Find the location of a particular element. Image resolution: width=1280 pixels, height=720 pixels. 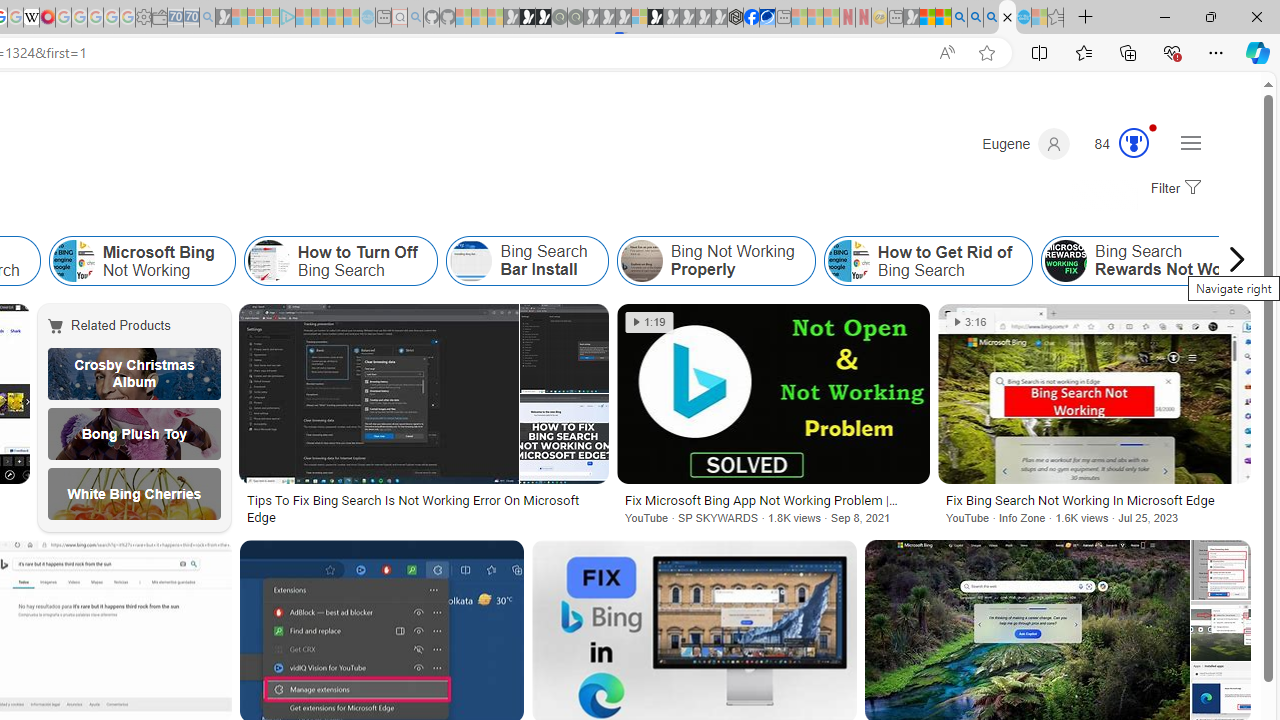

'Bing Search Rewards Not Working' is located at coordinates (1065, 260).